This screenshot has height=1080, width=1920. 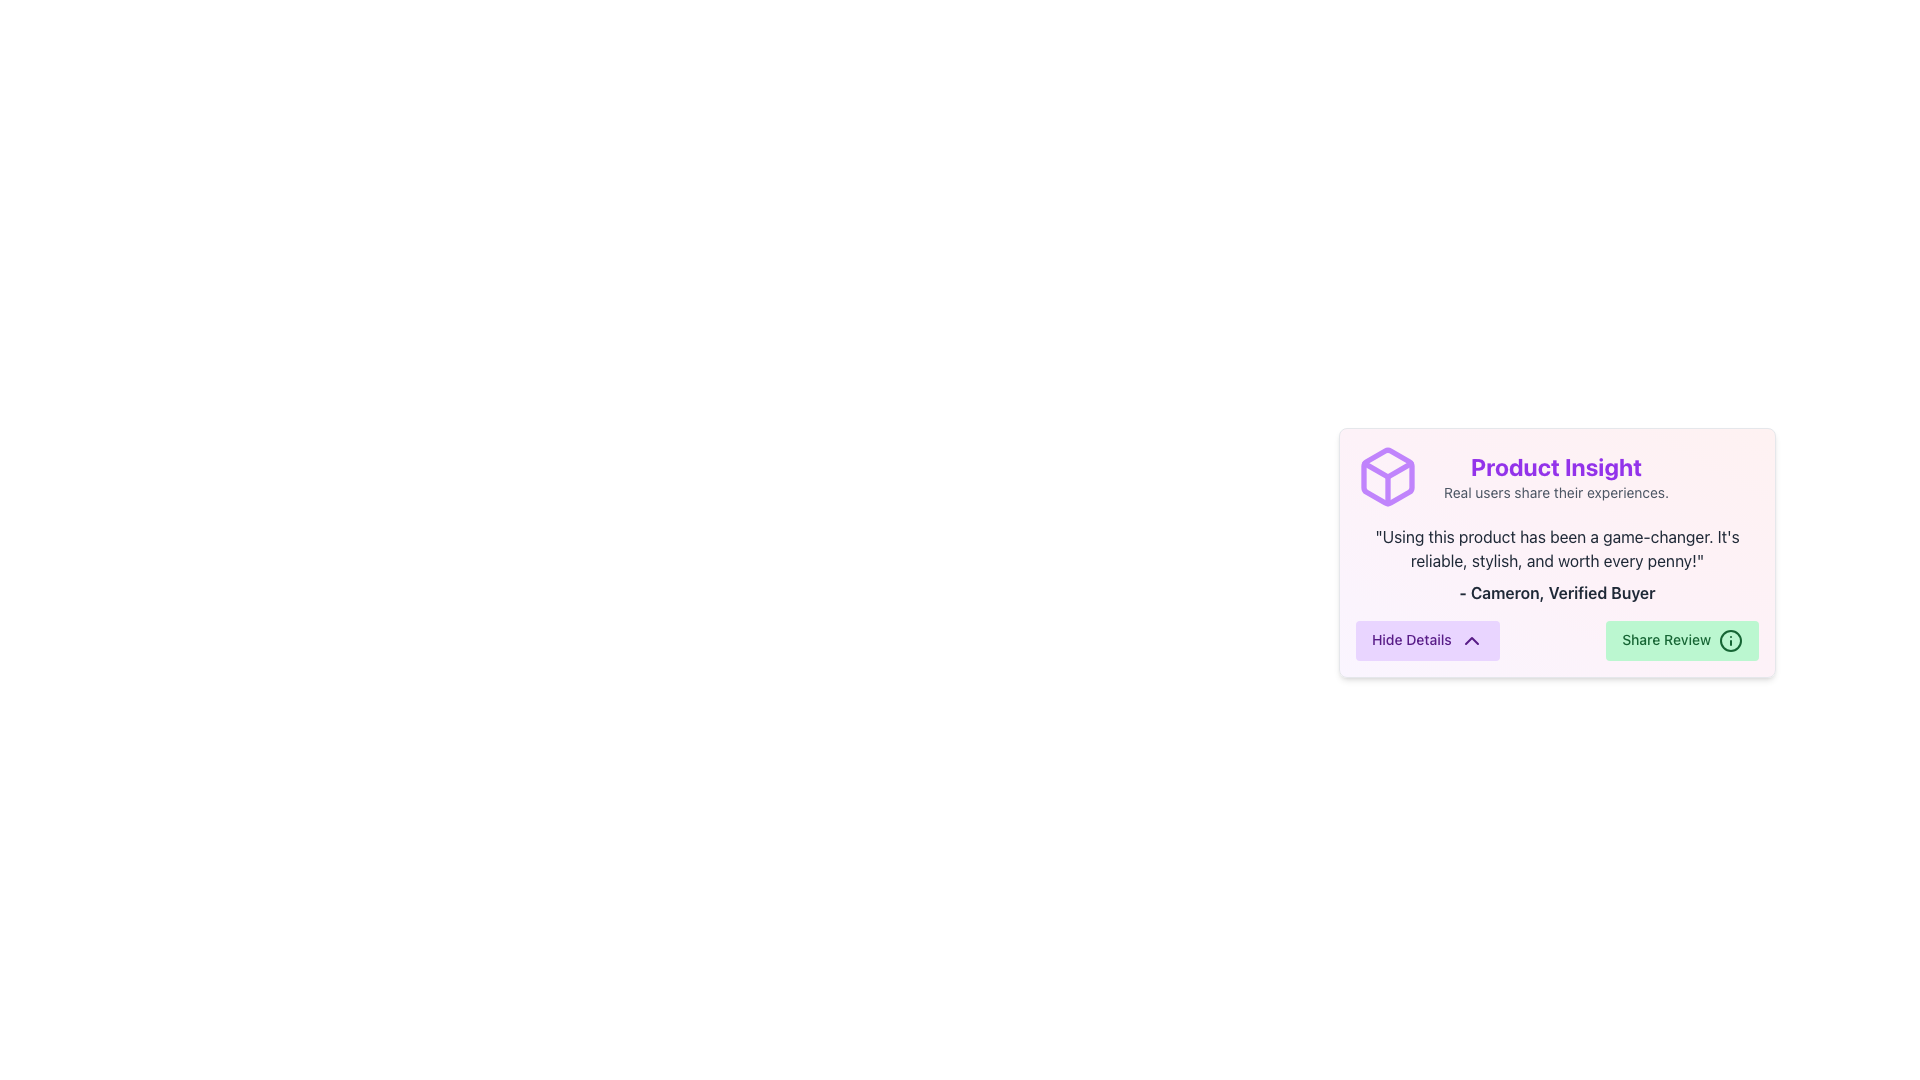 I want to click on the Text label at the top of the card that summarizes the content below it, which is positioned above the smaller text component reading 'Real users share their experiences.', so click(x=1555, y=466).